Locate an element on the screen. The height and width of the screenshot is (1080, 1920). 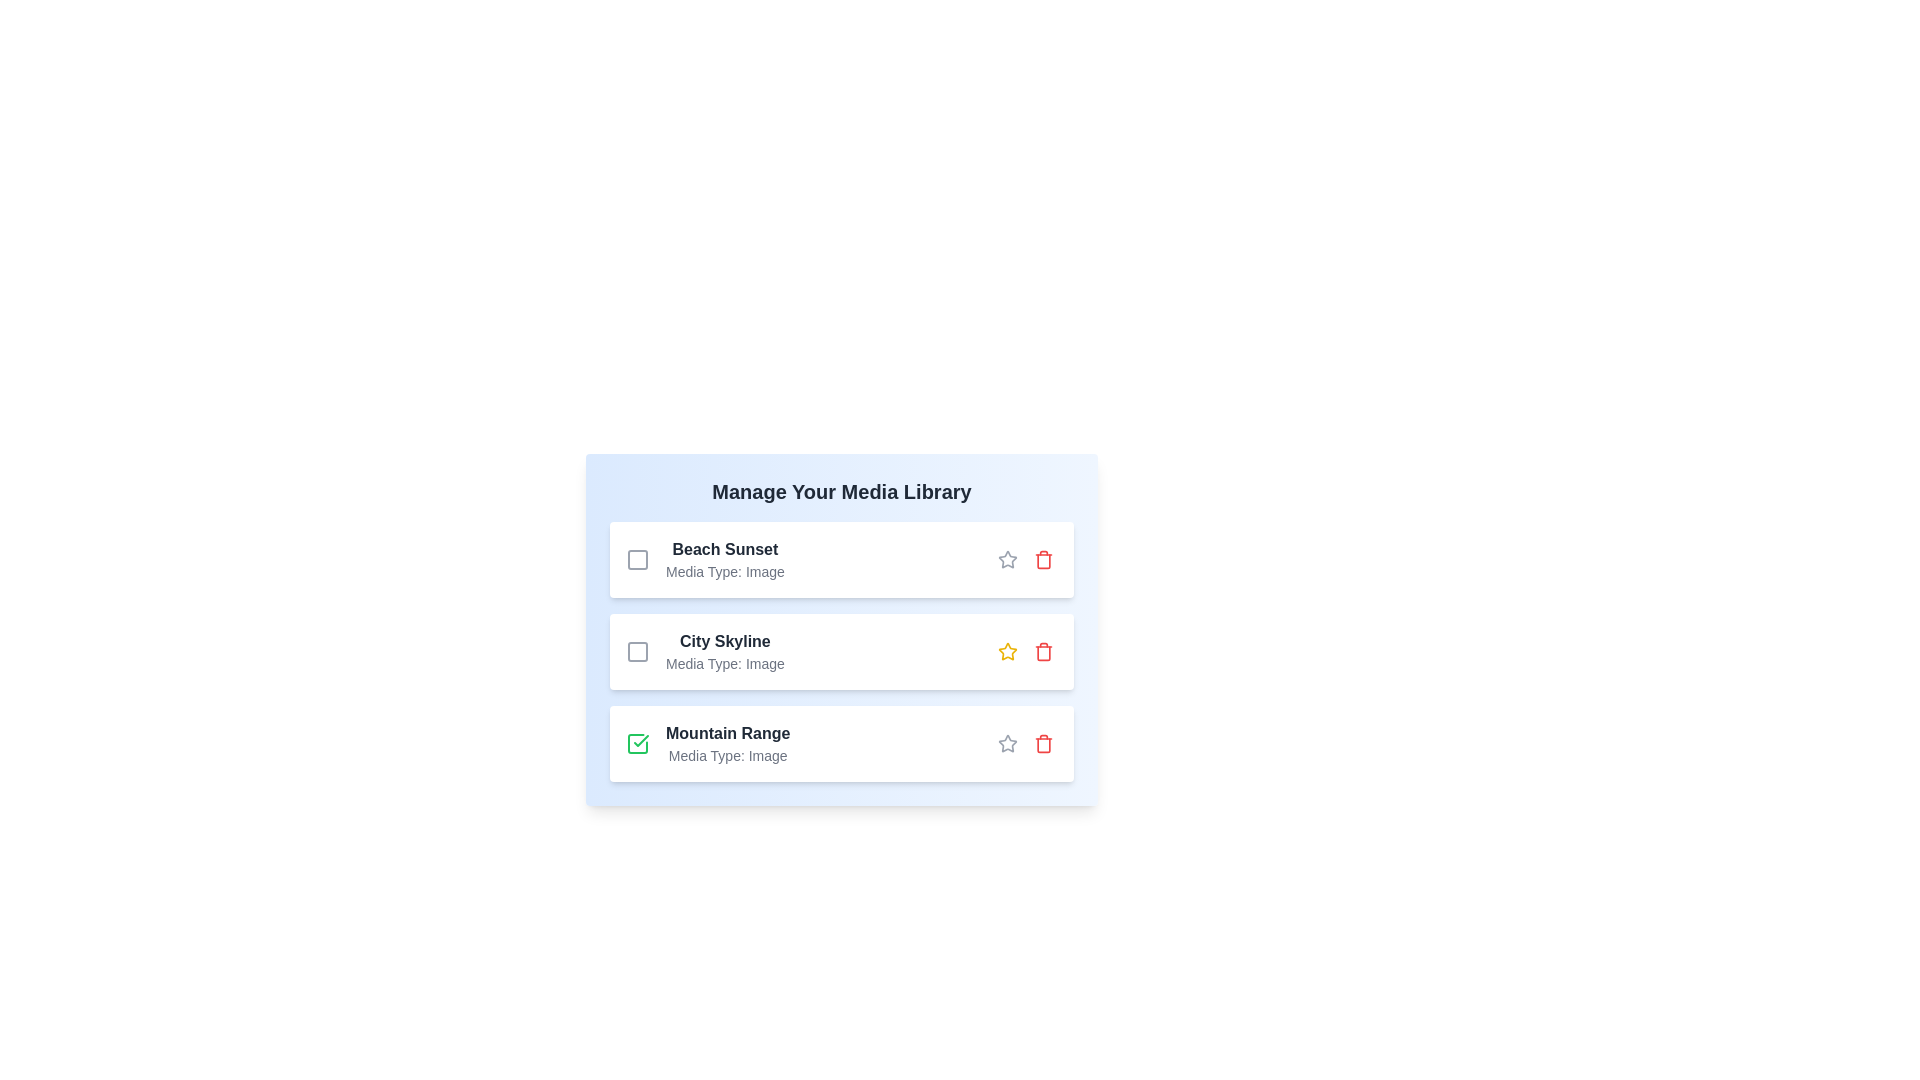
delete button for the media item titled 'City Skyline' is located at coordinates (1042, 651).